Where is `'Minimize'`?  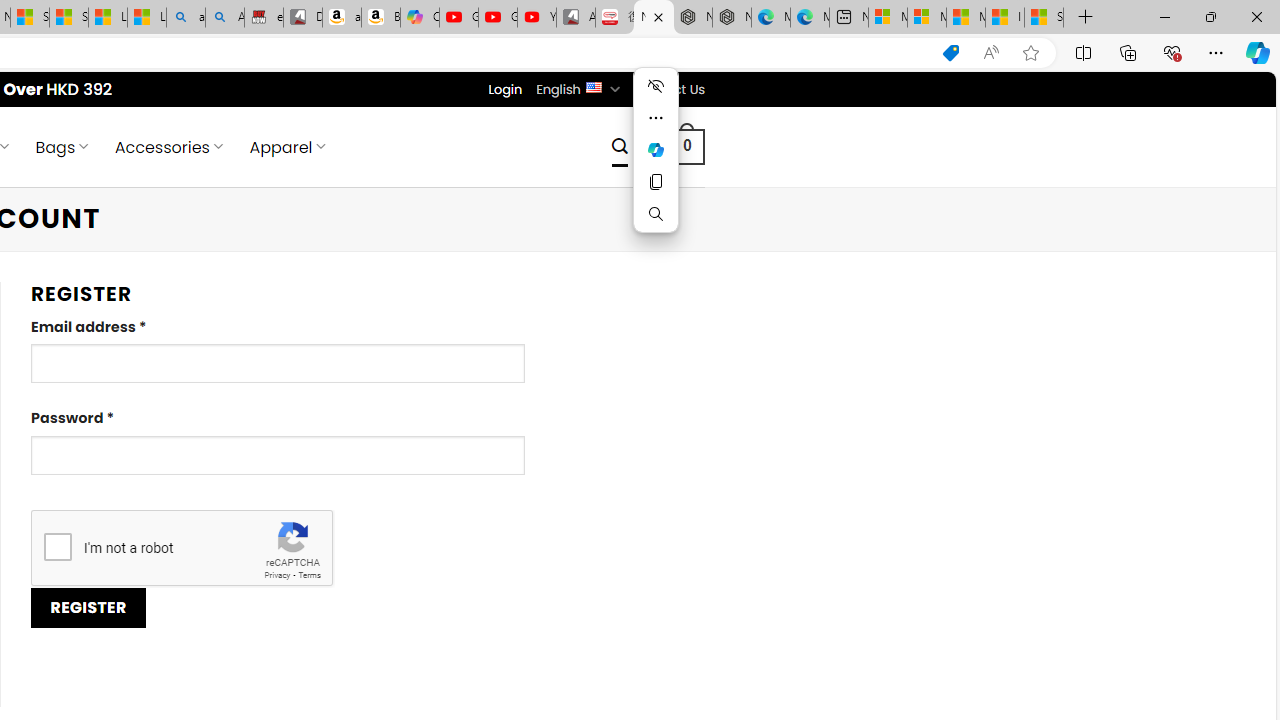
'Minimize' is located at coordinates (1164, 16).